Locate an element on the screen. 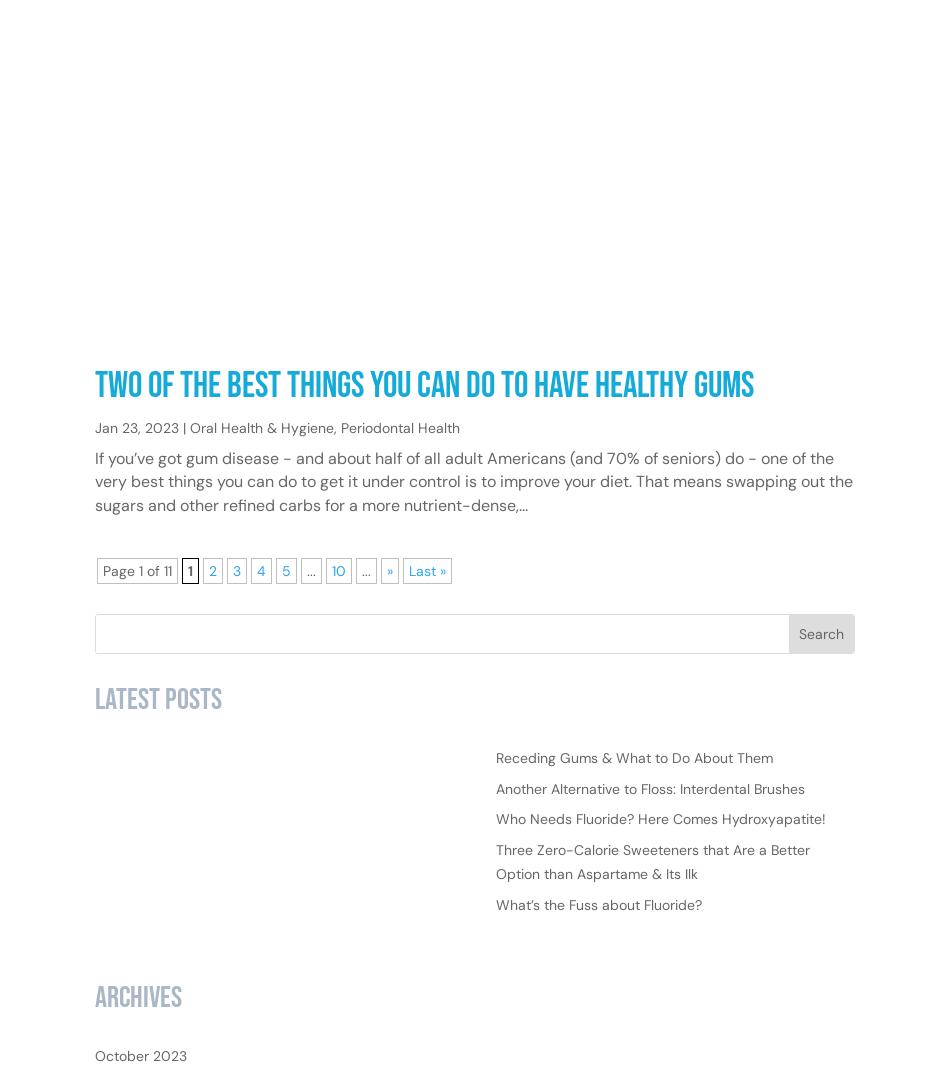  'Another Alternative to Floss: Interdental Brushes' is located at coordinates (649, 851).